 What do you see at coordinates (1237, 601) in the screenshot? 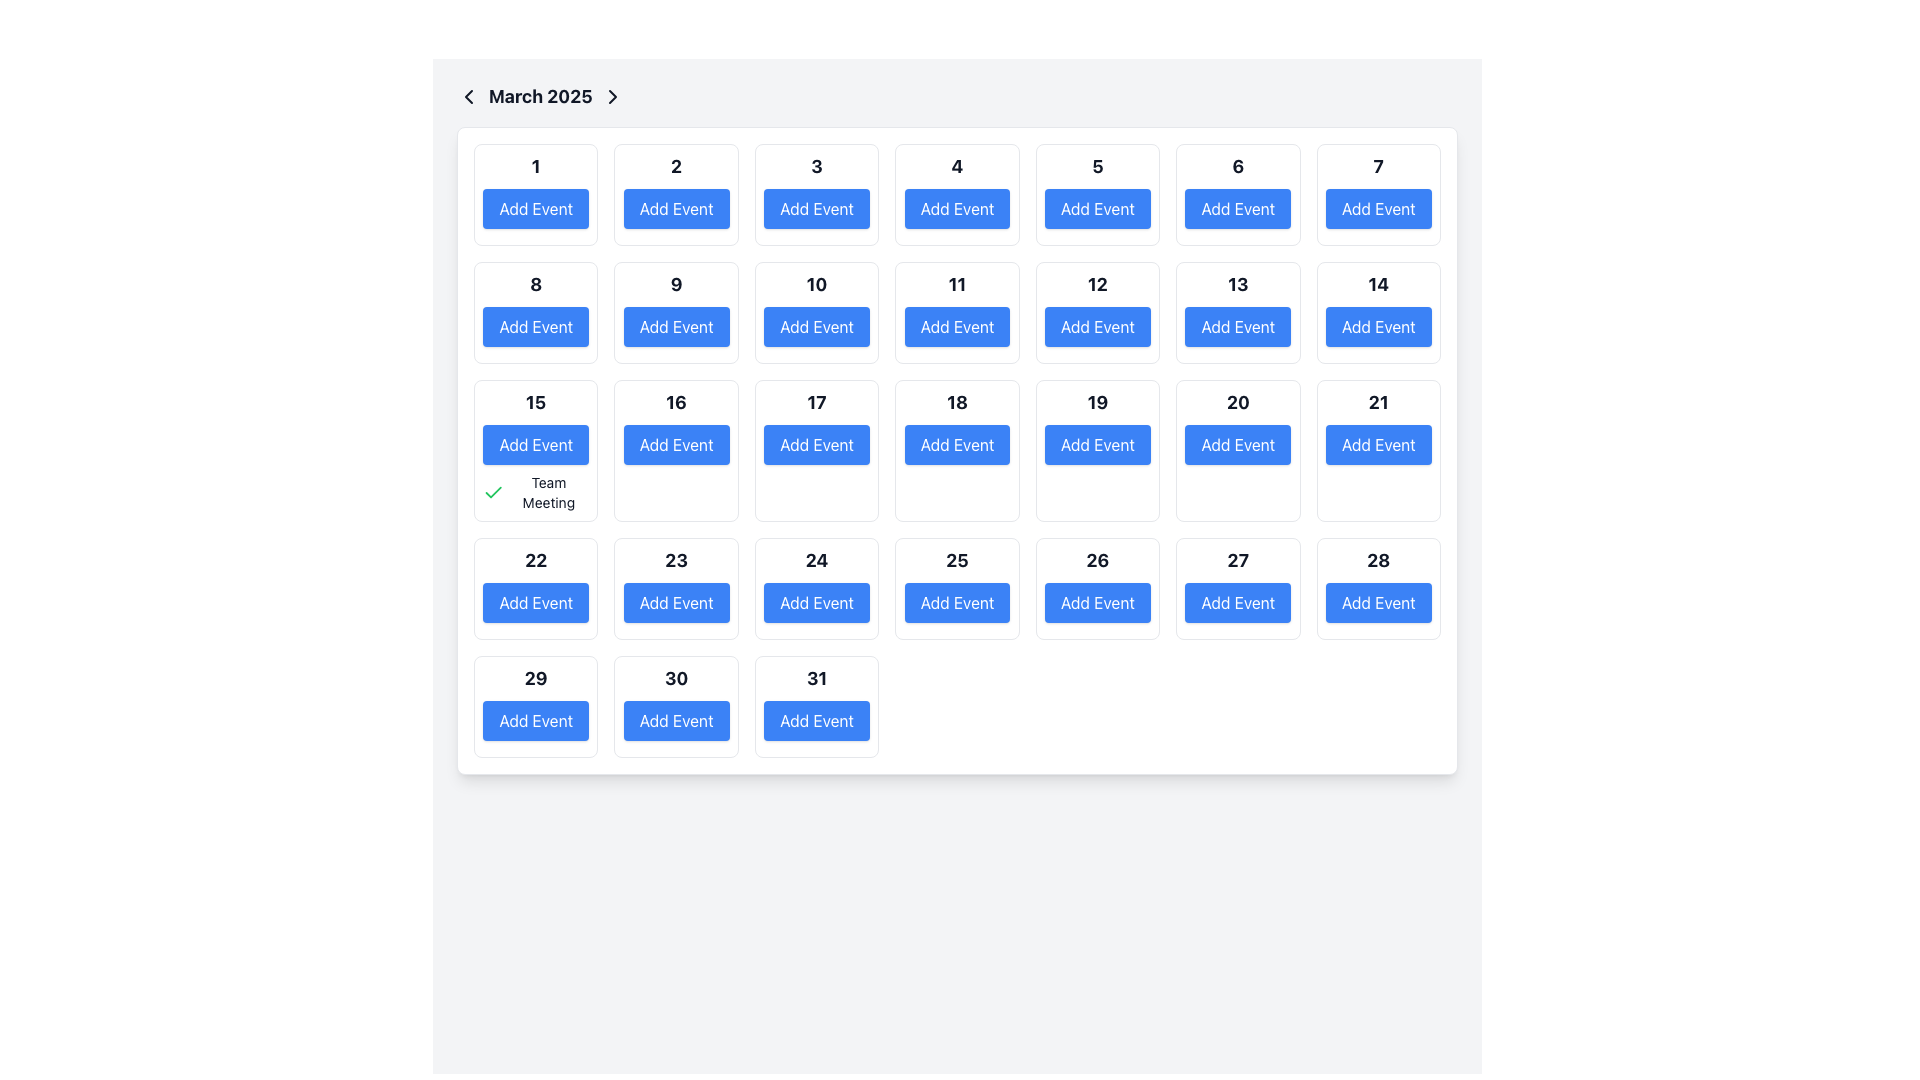
I see `the 'Add Event' button with a blue background and white text located in the last column of the fourth row of the calendar view` at bounding box center [1237, 601].